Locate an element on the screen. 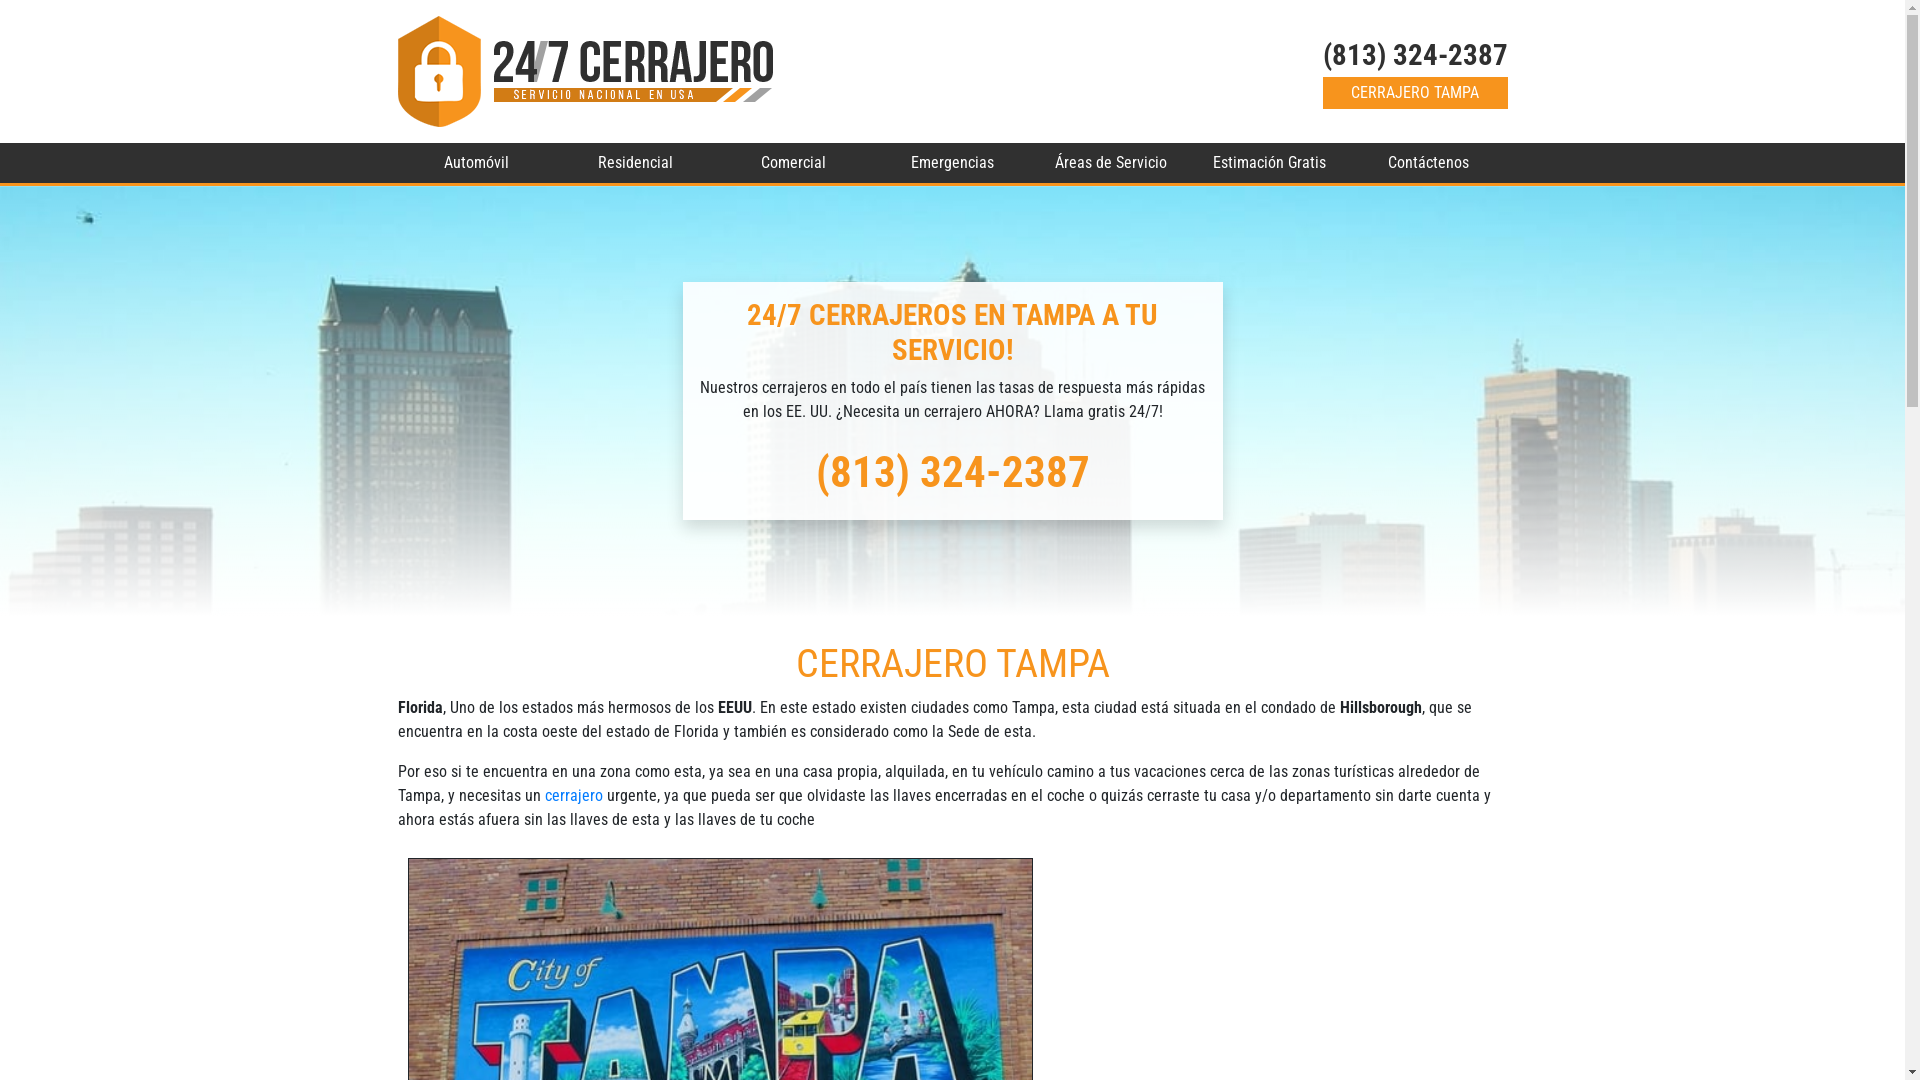  'Residencial' is located at coordinates (556, 161).